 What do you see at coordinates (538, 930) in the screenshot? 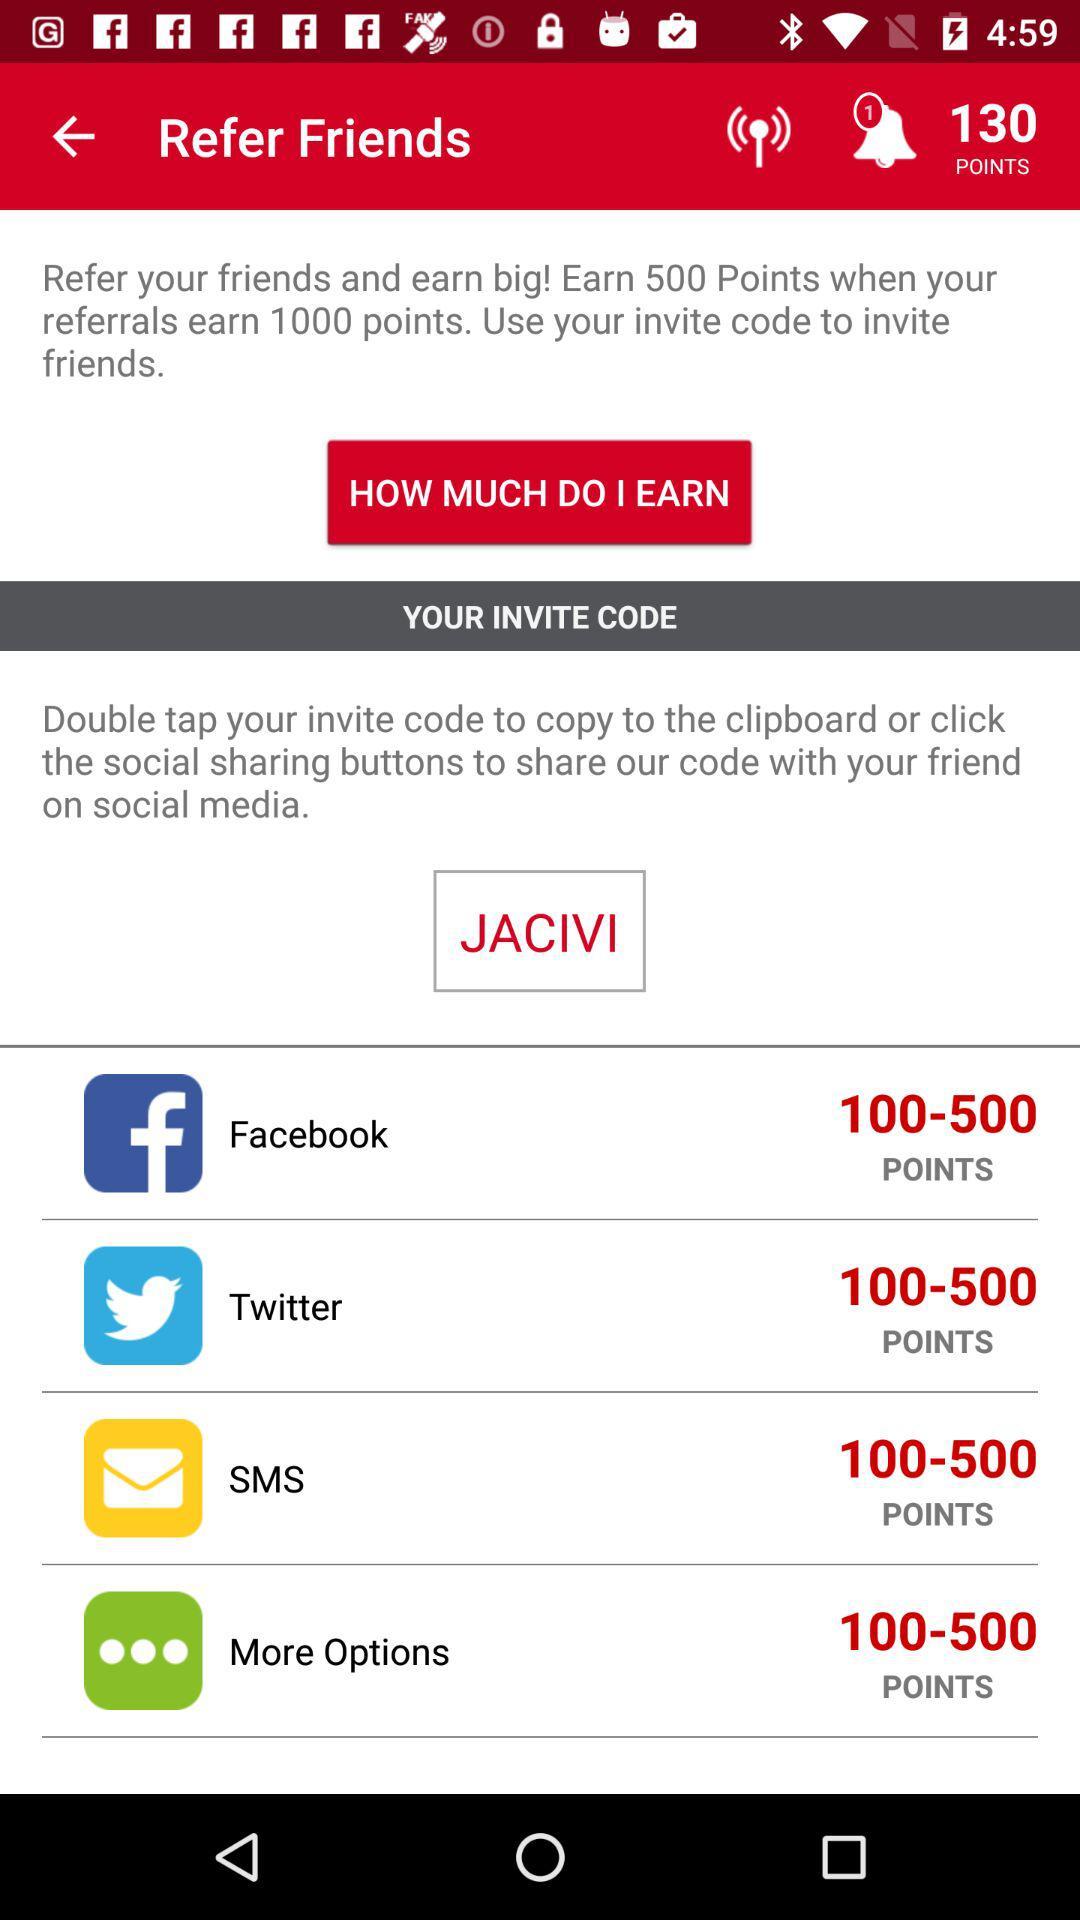
I see `the jacivi item` at bounding box center [538, 930].